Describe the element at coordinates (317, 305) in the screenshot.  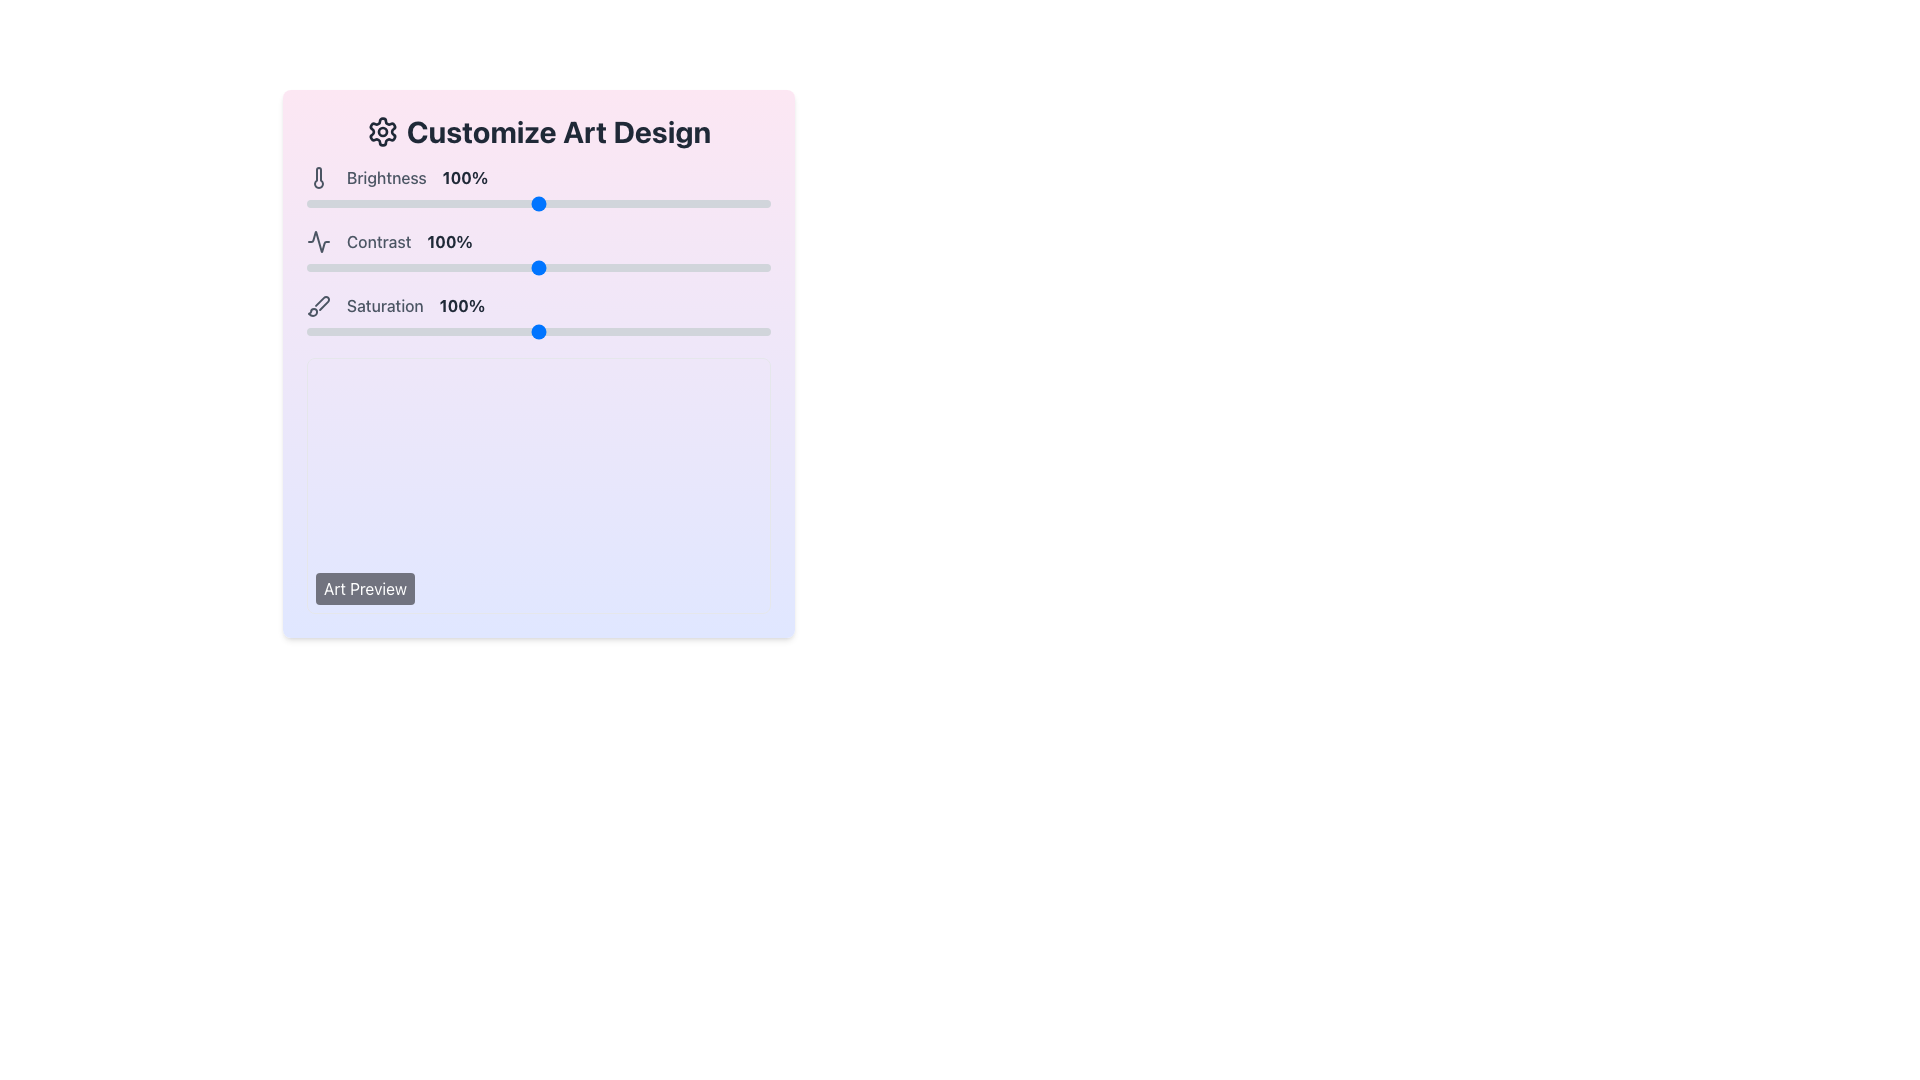
I see `the brush tool icon, which is a gray icon with a simple geometric design located in the third row of the configuration panel, to the left of the 'Saturation' label` at that location.